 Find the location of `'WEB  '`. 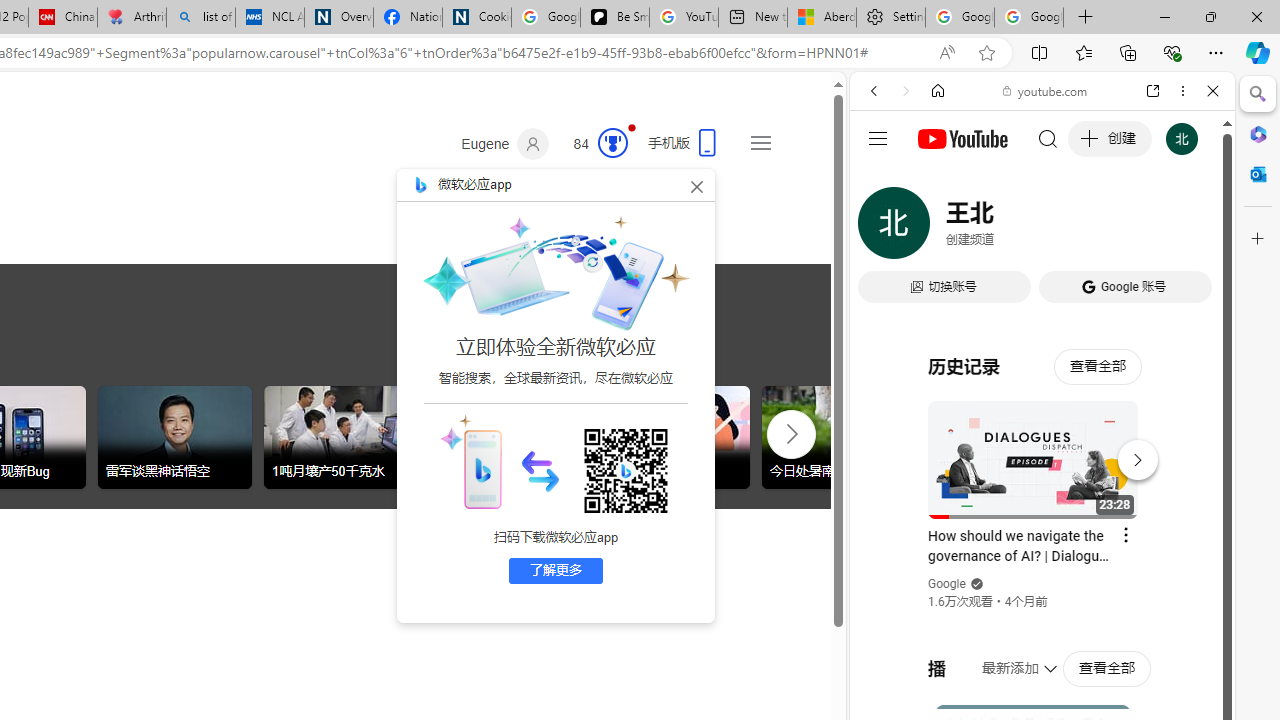

'WEB  ' is located at coordinates (881, 227).